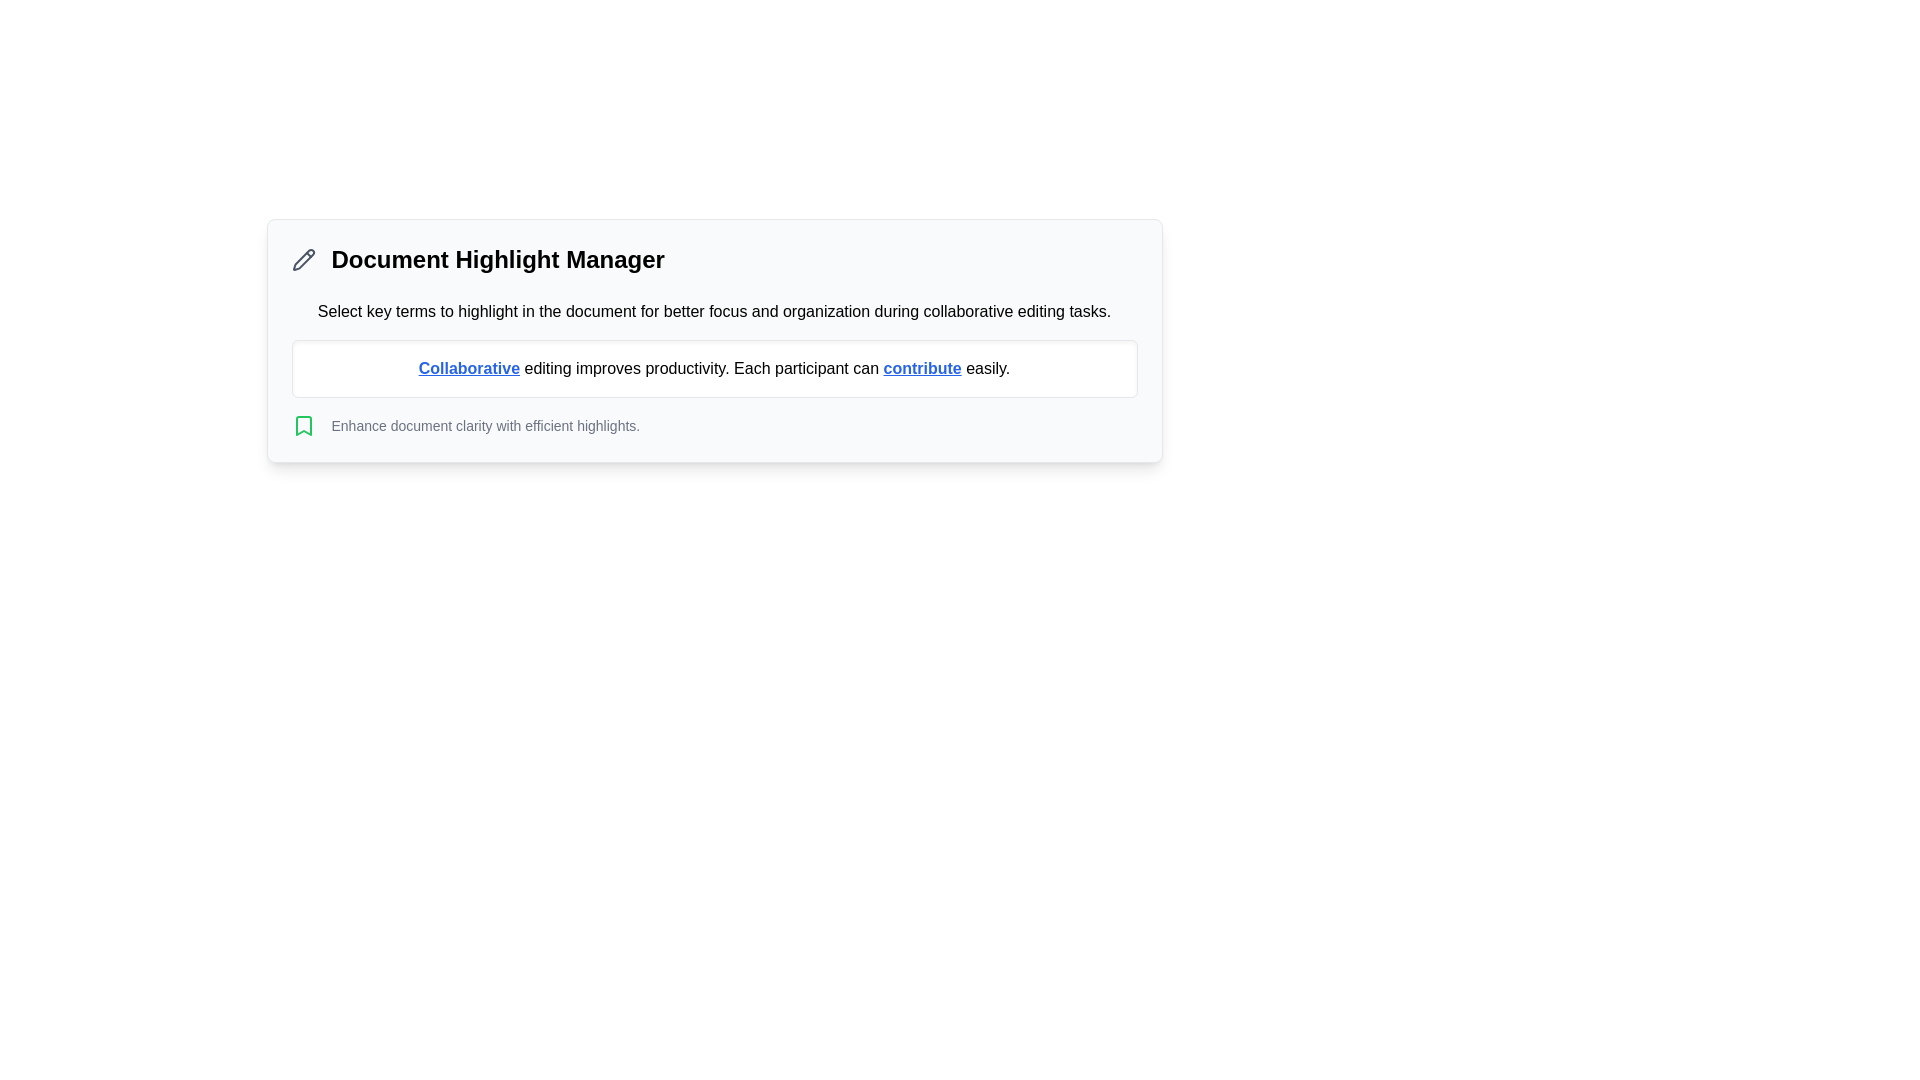 The width and height of the screenshot is (1920, 1080). Describe the element at coordinates (701, 368) in the screenshot. I see `text content of the Text block that contains the phrase 'editing improves productivity. Each participant can', which is positioned between the bold blue word 'Collaborative' and 'contribute'` at that location.